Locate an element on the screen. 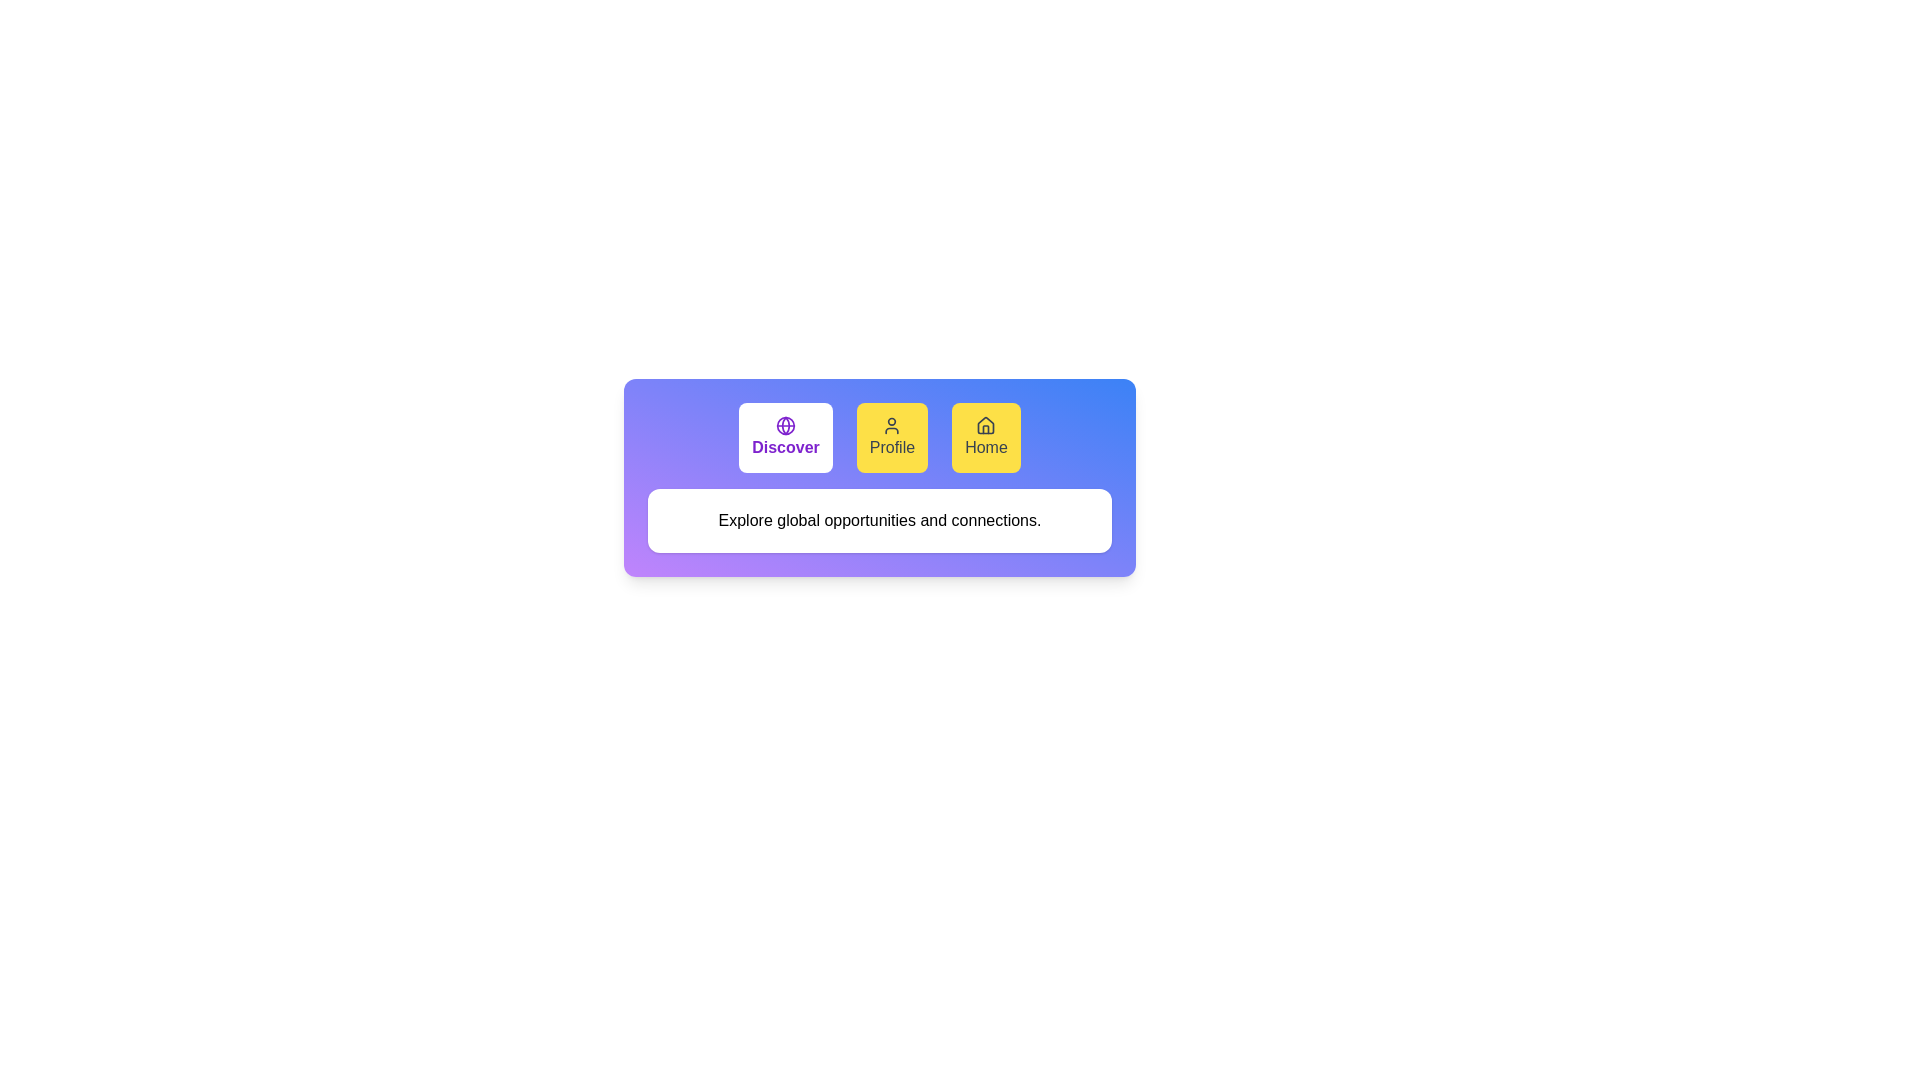 This screenshot has height=1080, width=1920. the yellow rectangular 'Home' button with rounded edges is located at coordinates (986, 437).